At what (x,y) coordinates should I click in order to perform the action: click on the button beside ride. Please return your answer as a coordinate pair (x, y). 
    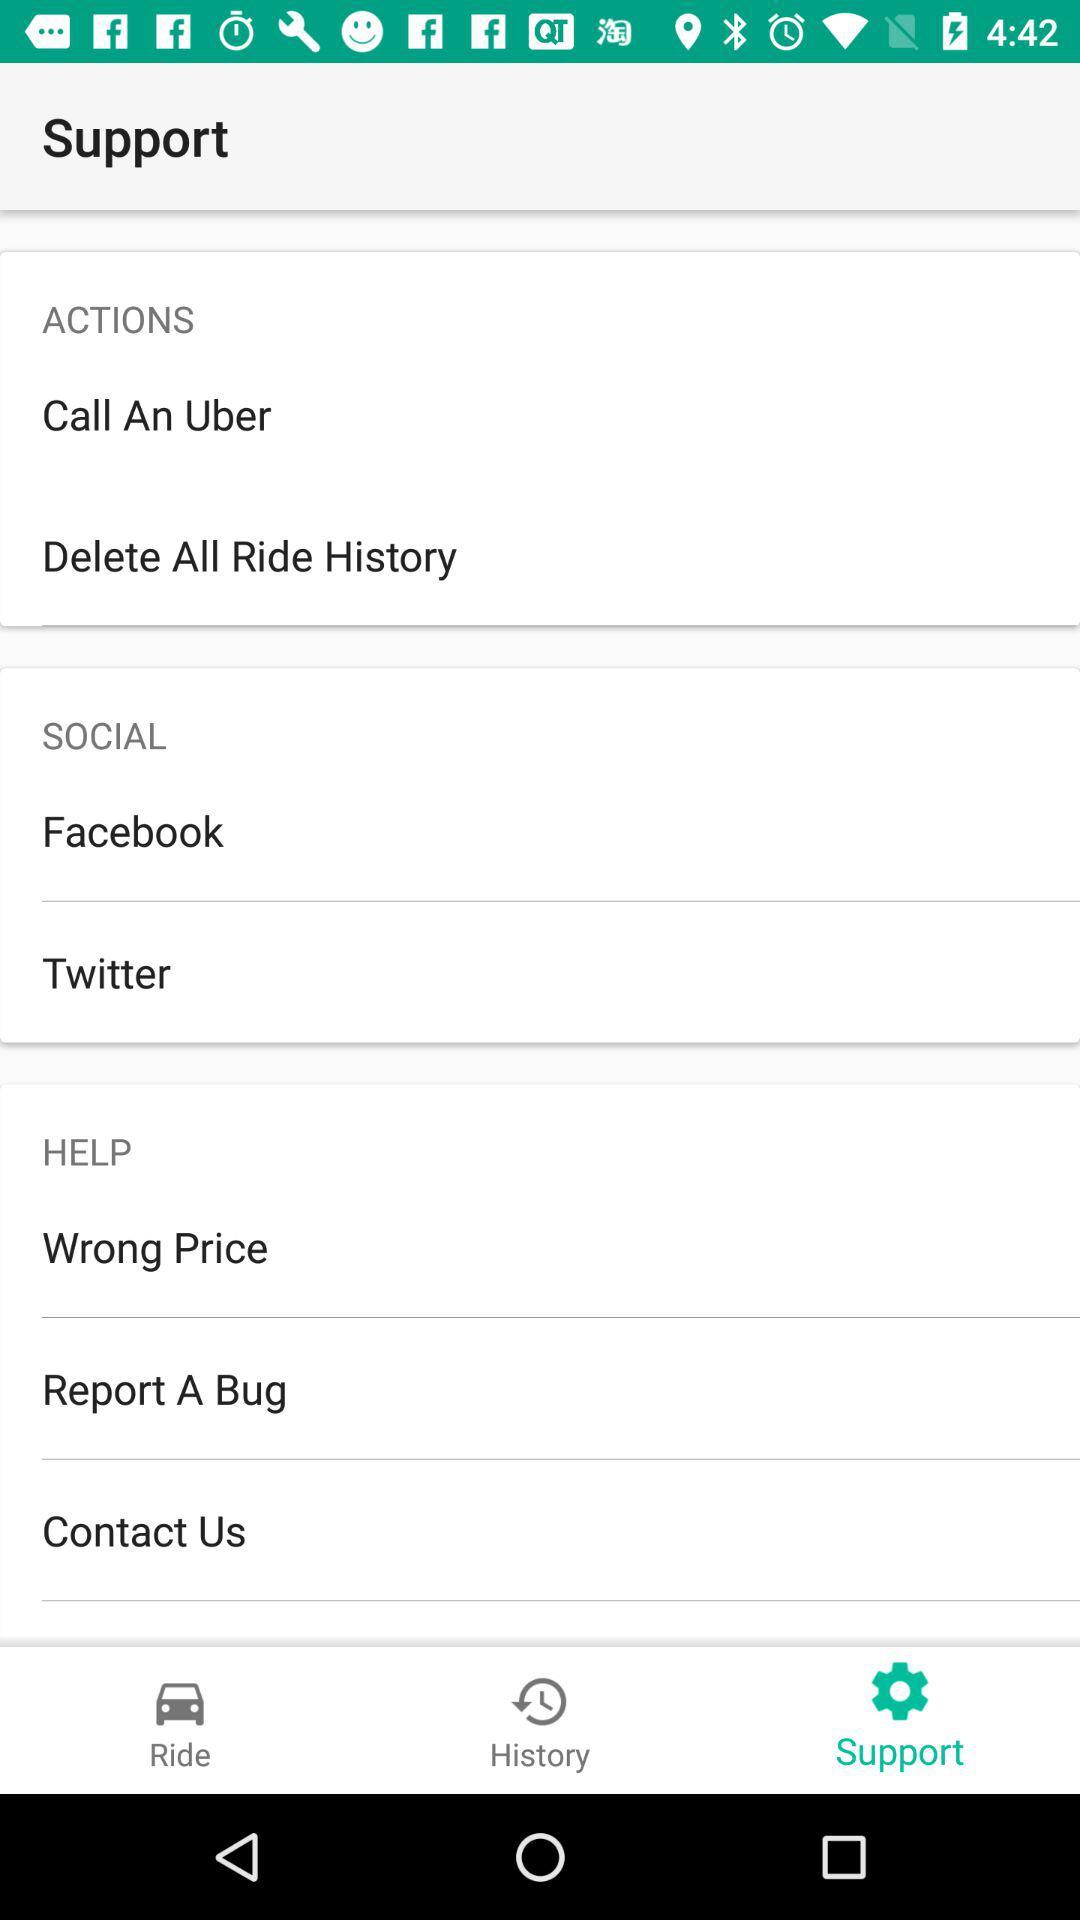
    Looking at the image, I should click on (540, 1719).